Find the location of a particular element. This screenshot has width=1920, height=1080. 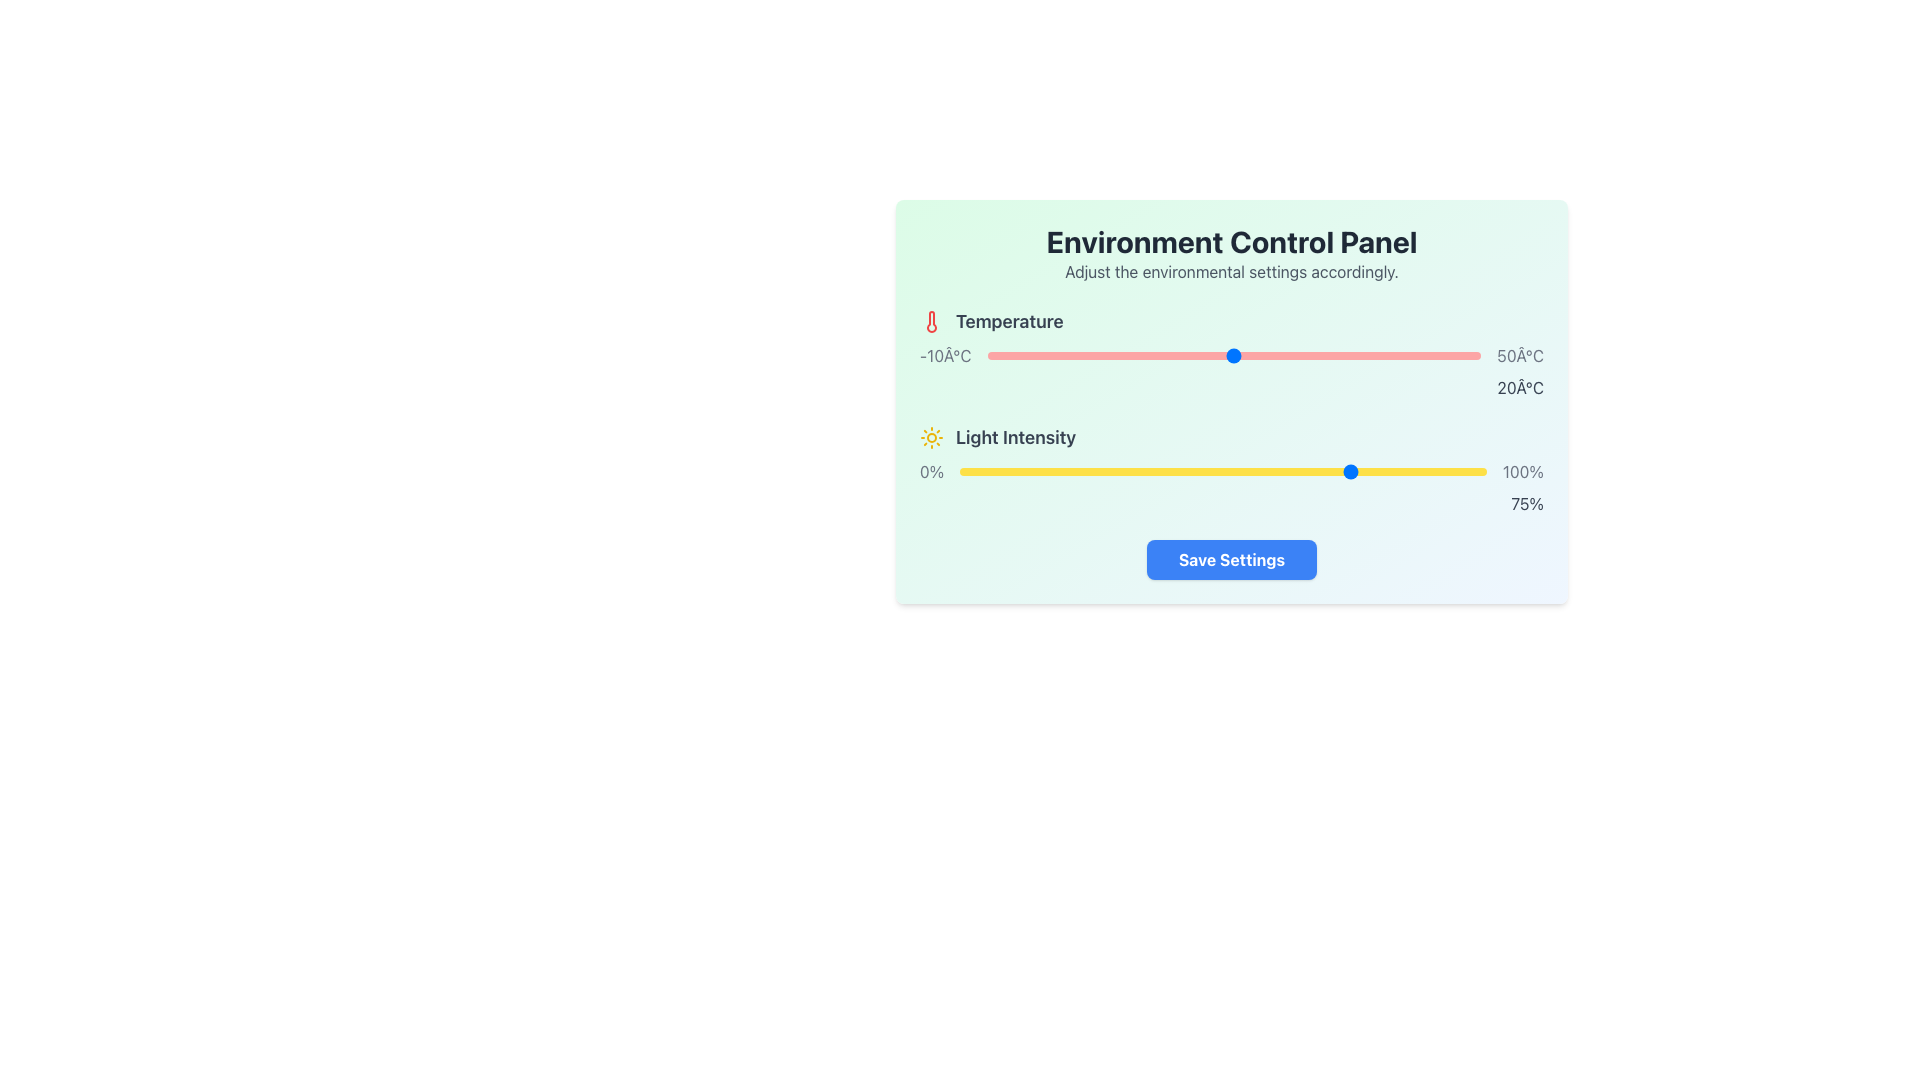

the label text indicating the light intensity control section in the Environment Control Panel interface is located at coordinates (1016, 437).